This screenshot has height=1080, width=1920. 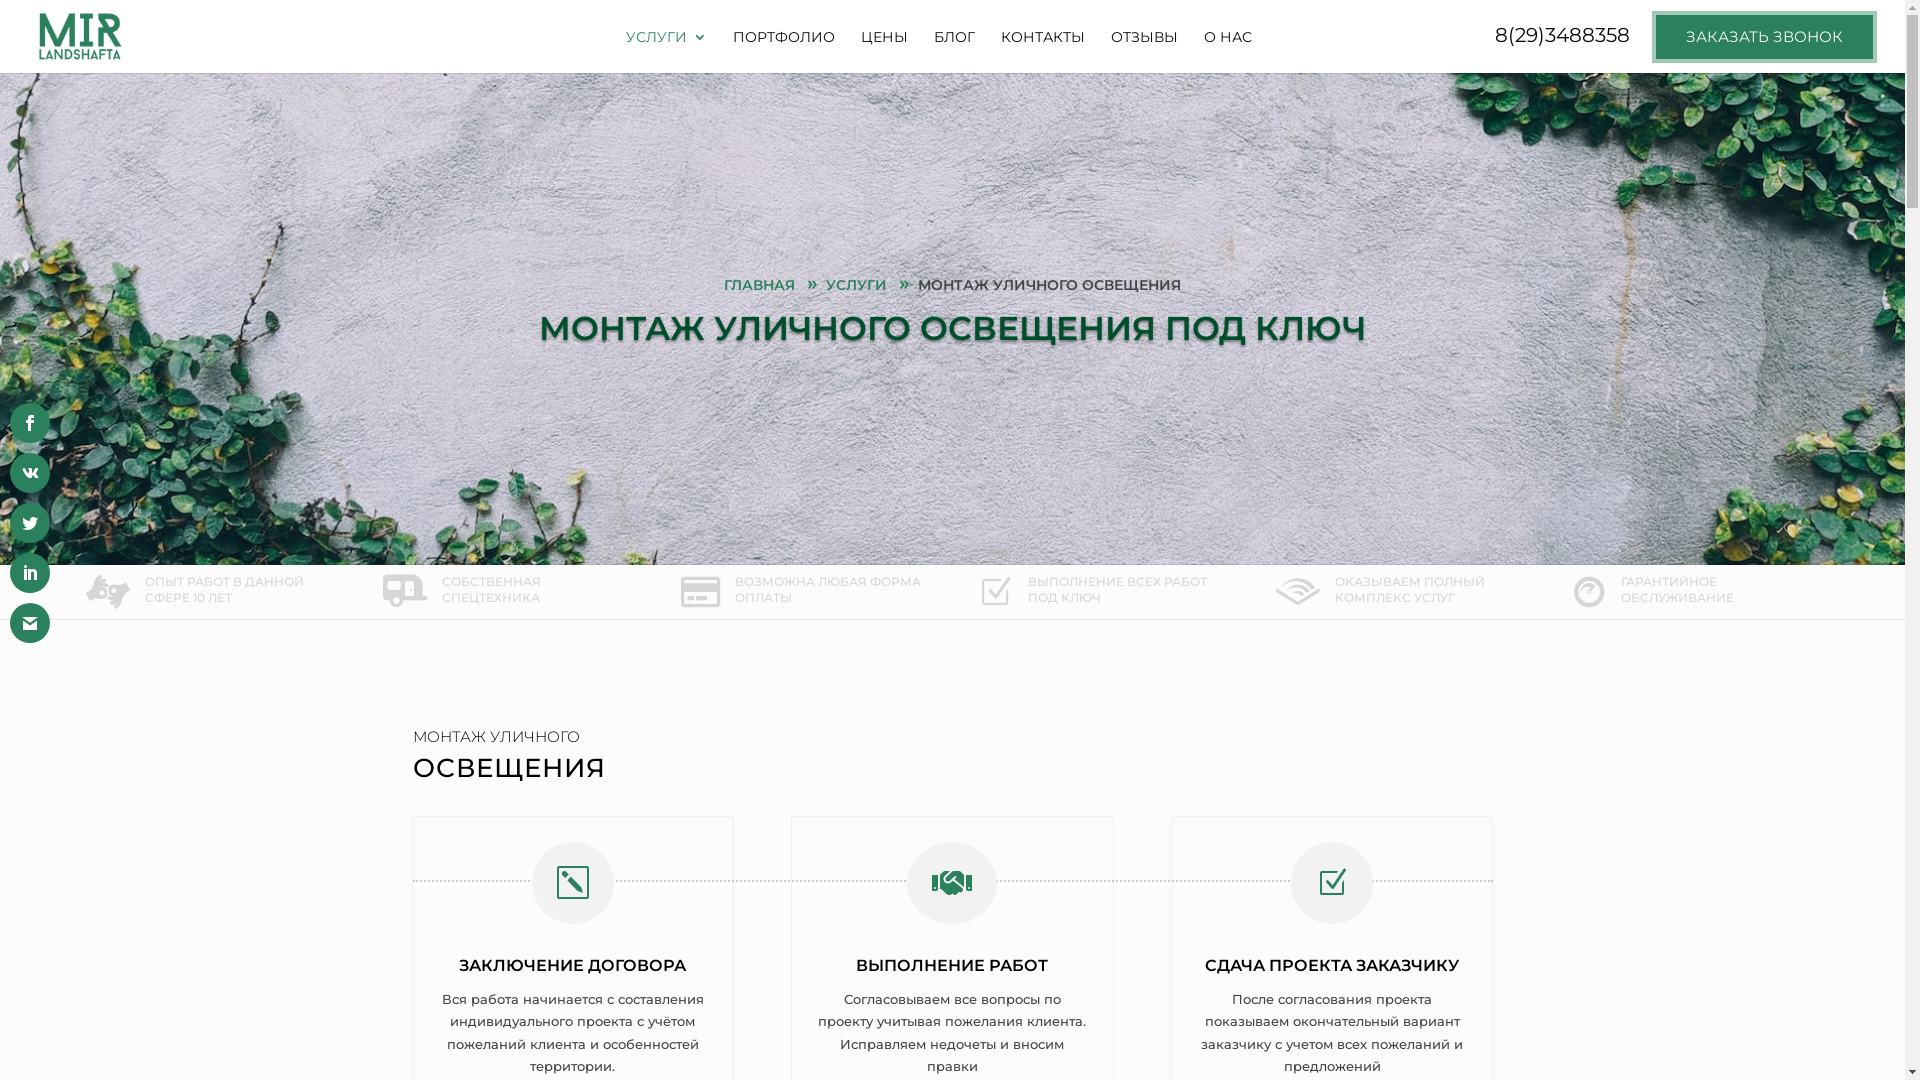 I want to click on '8(29)3488358', so click(x=1494, y=44).